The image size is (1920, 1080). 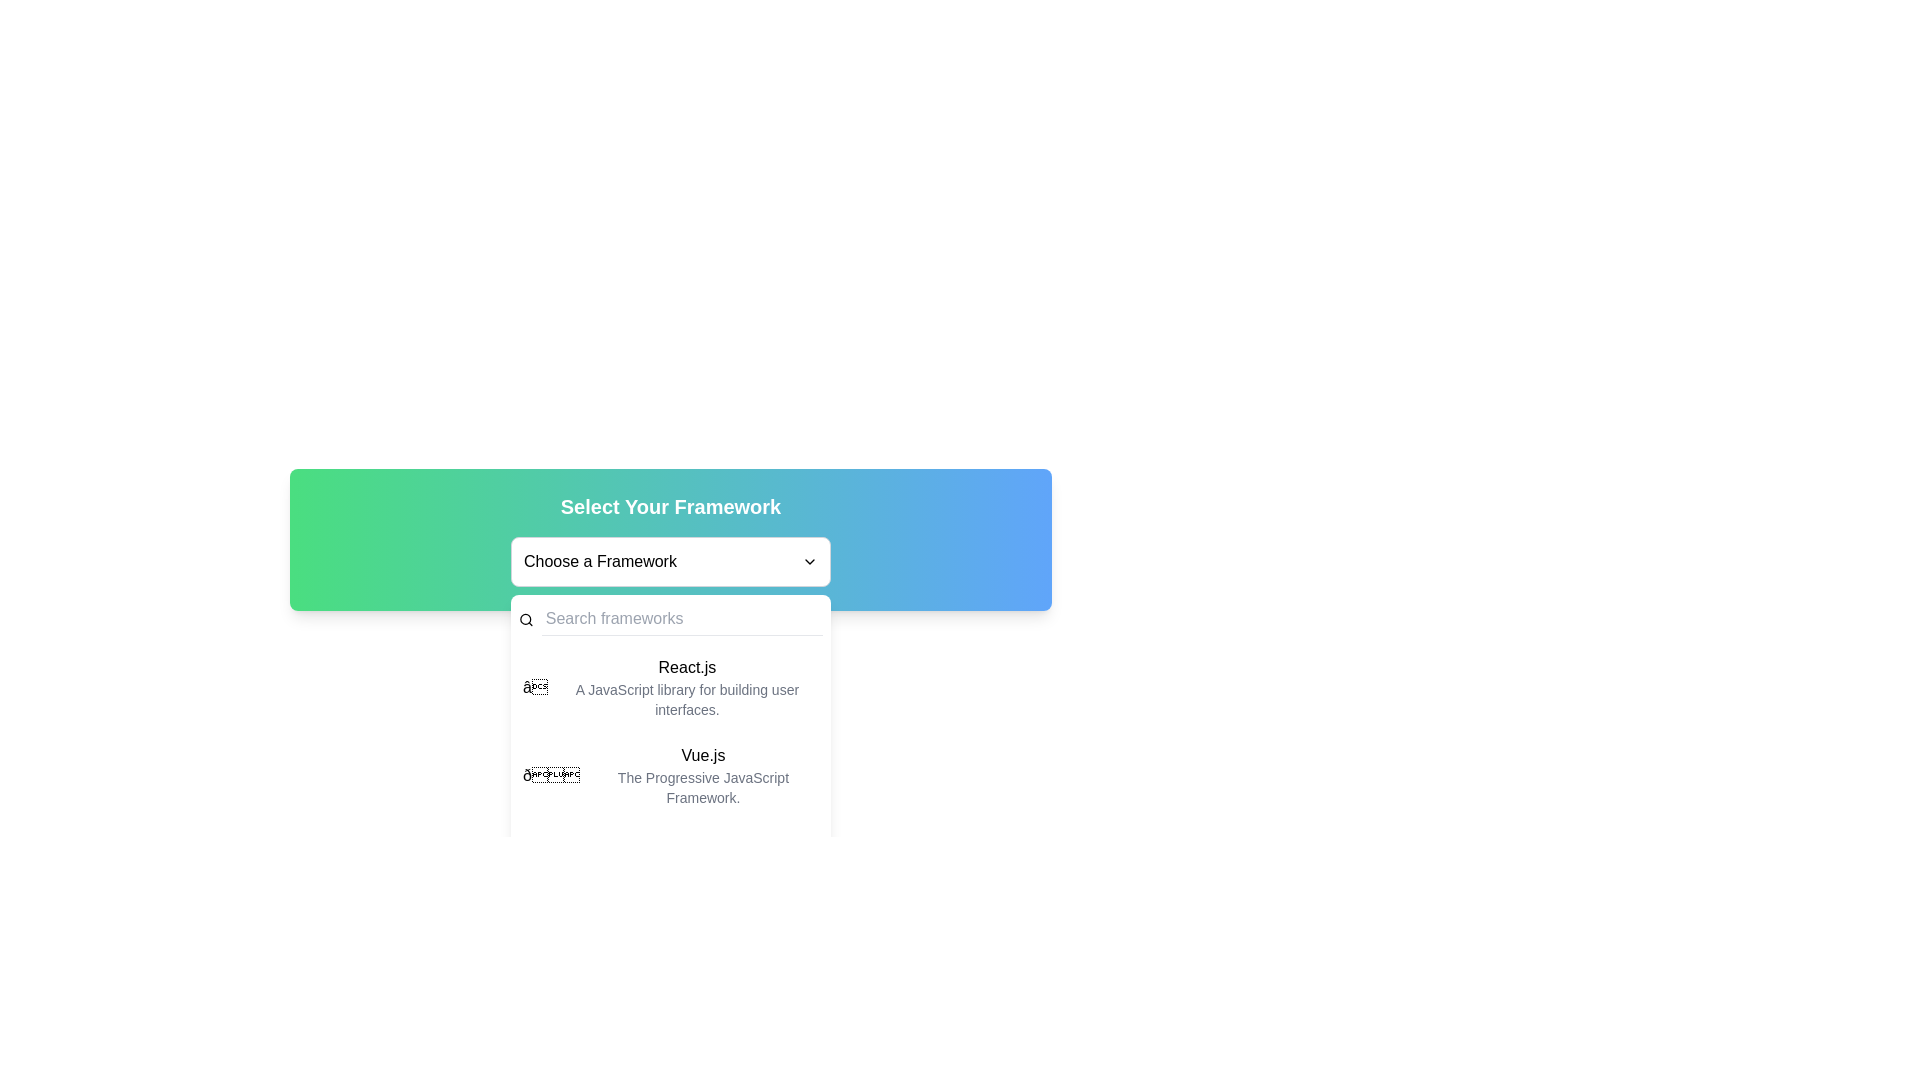 What do you see at coordinates (687, 686) in the screenshot?
I see `text content of the Text block that identifies 'React.js', located centrally in the dropdown menu, beneath the search bar` at bounding box center [687, 686].